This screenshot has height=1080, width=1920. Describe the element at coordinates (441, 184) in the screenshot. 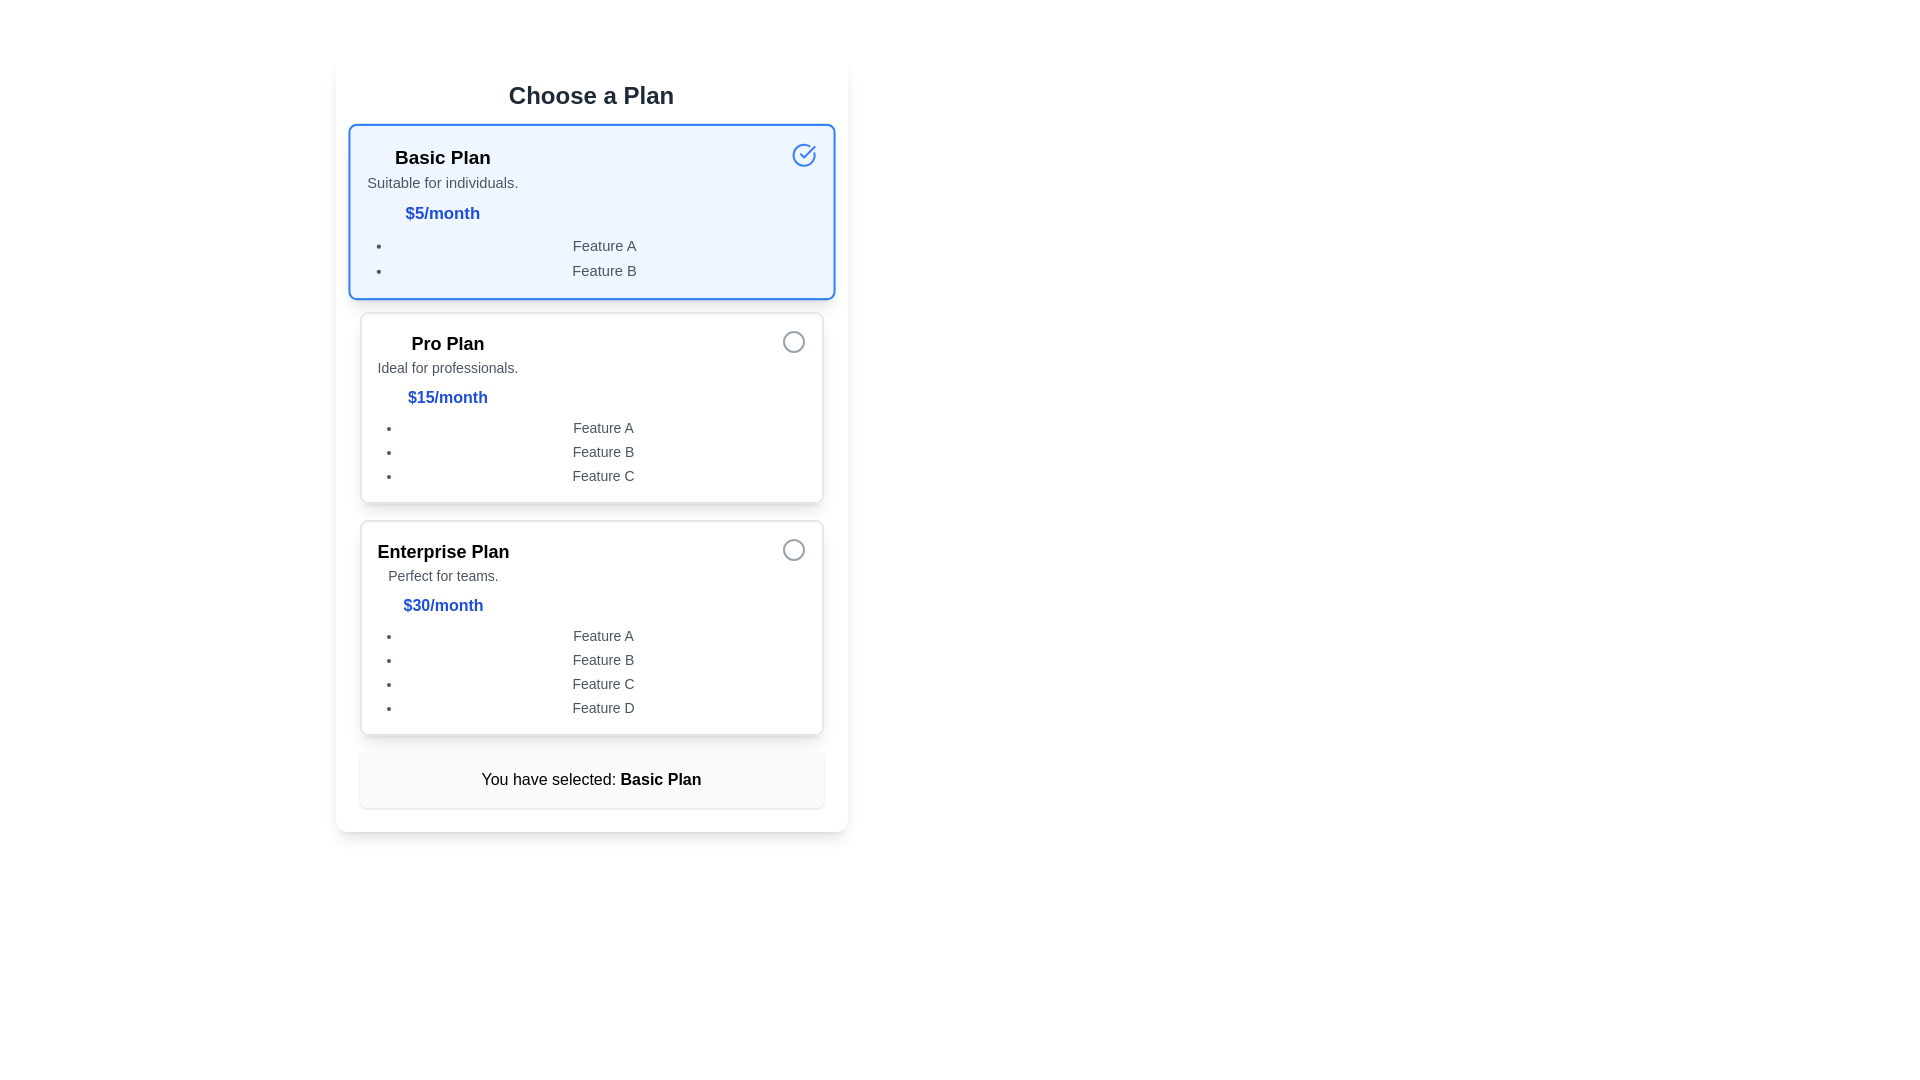

I see `text from the Information block titled 'Basic Plan', which includes the description 'Suitable for individuals.' and the price '$5/month'` at that location.